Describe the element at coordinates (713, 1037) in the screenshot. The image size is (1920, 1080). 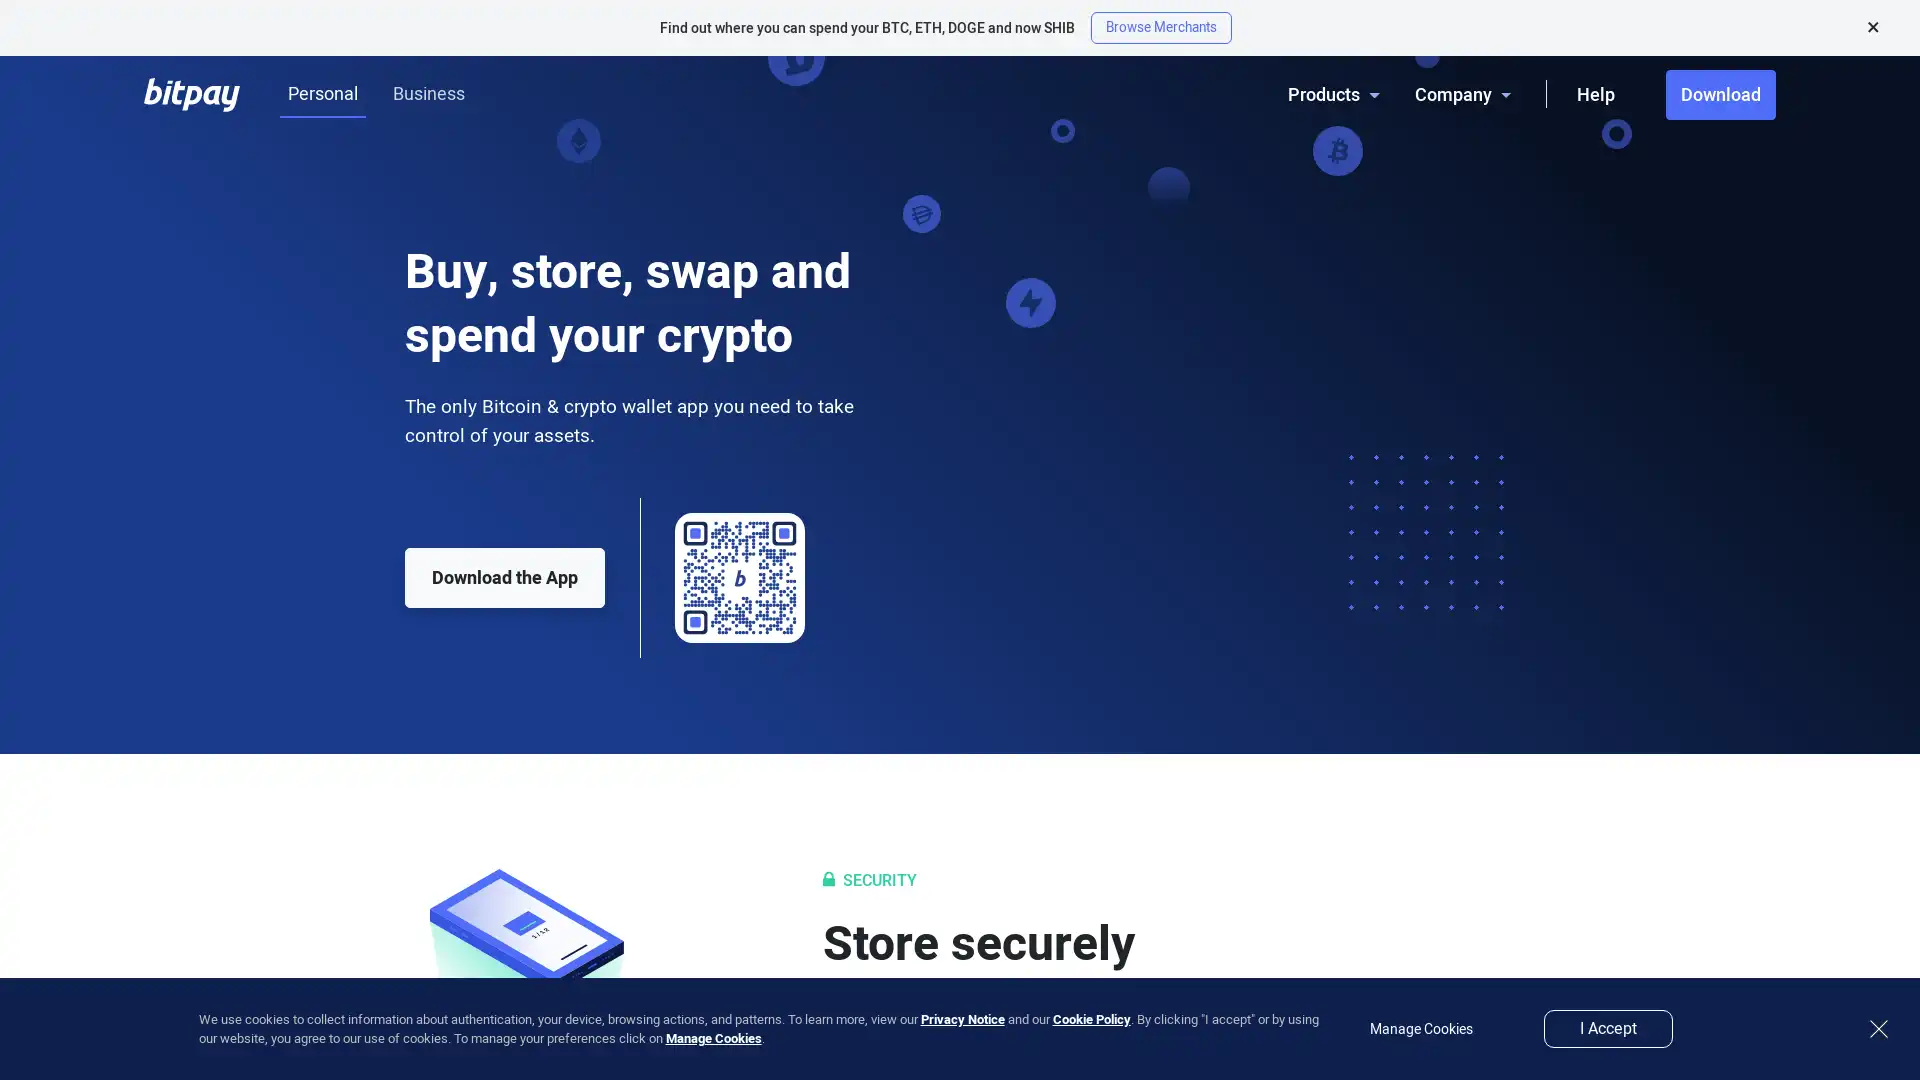
I see `Manage Cookies` at that location.